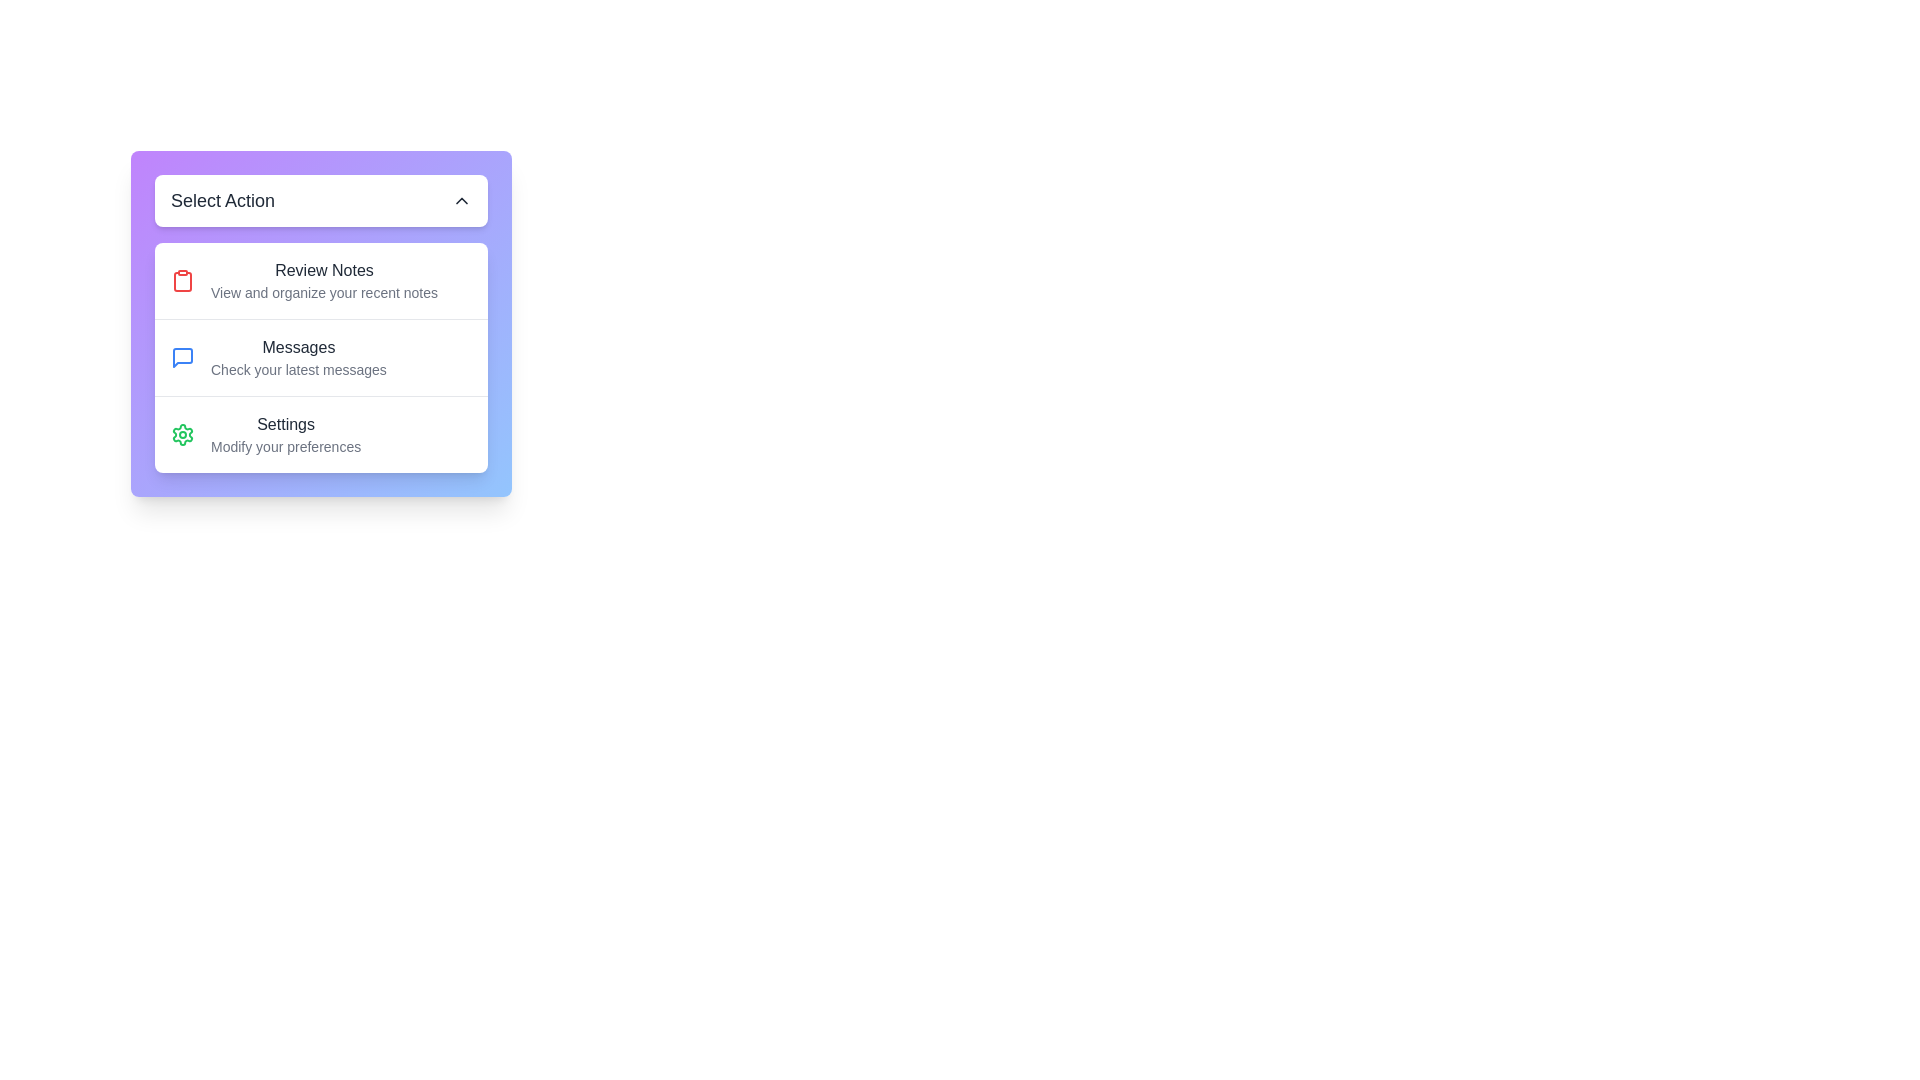 The height and width of the screenshot is (1080, 1920). Describe the element at coordinates (182, 434) in the screenshot. I see `the 'Settings' icon located in the settings row at the bottom of the action selection menu` at that location.